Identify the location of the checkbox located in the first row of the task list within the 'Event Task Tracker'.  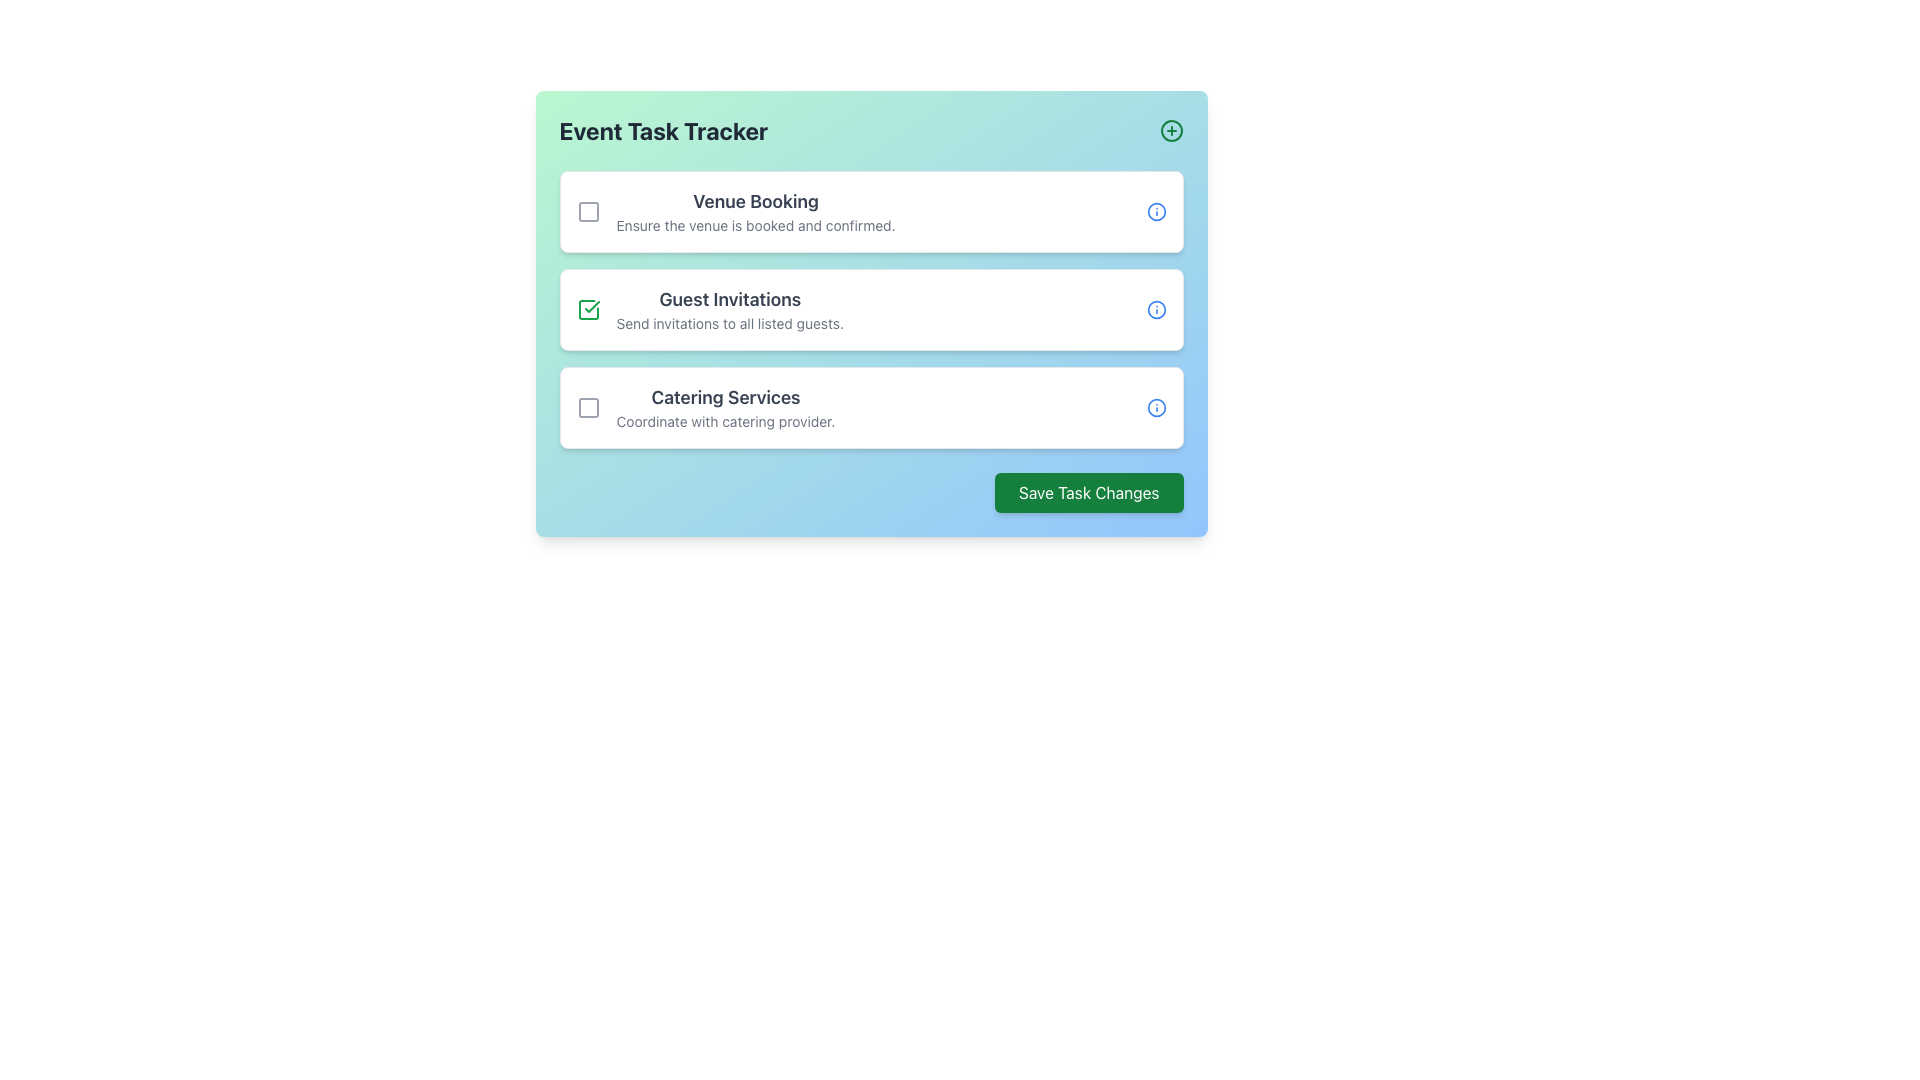
(587, 212).